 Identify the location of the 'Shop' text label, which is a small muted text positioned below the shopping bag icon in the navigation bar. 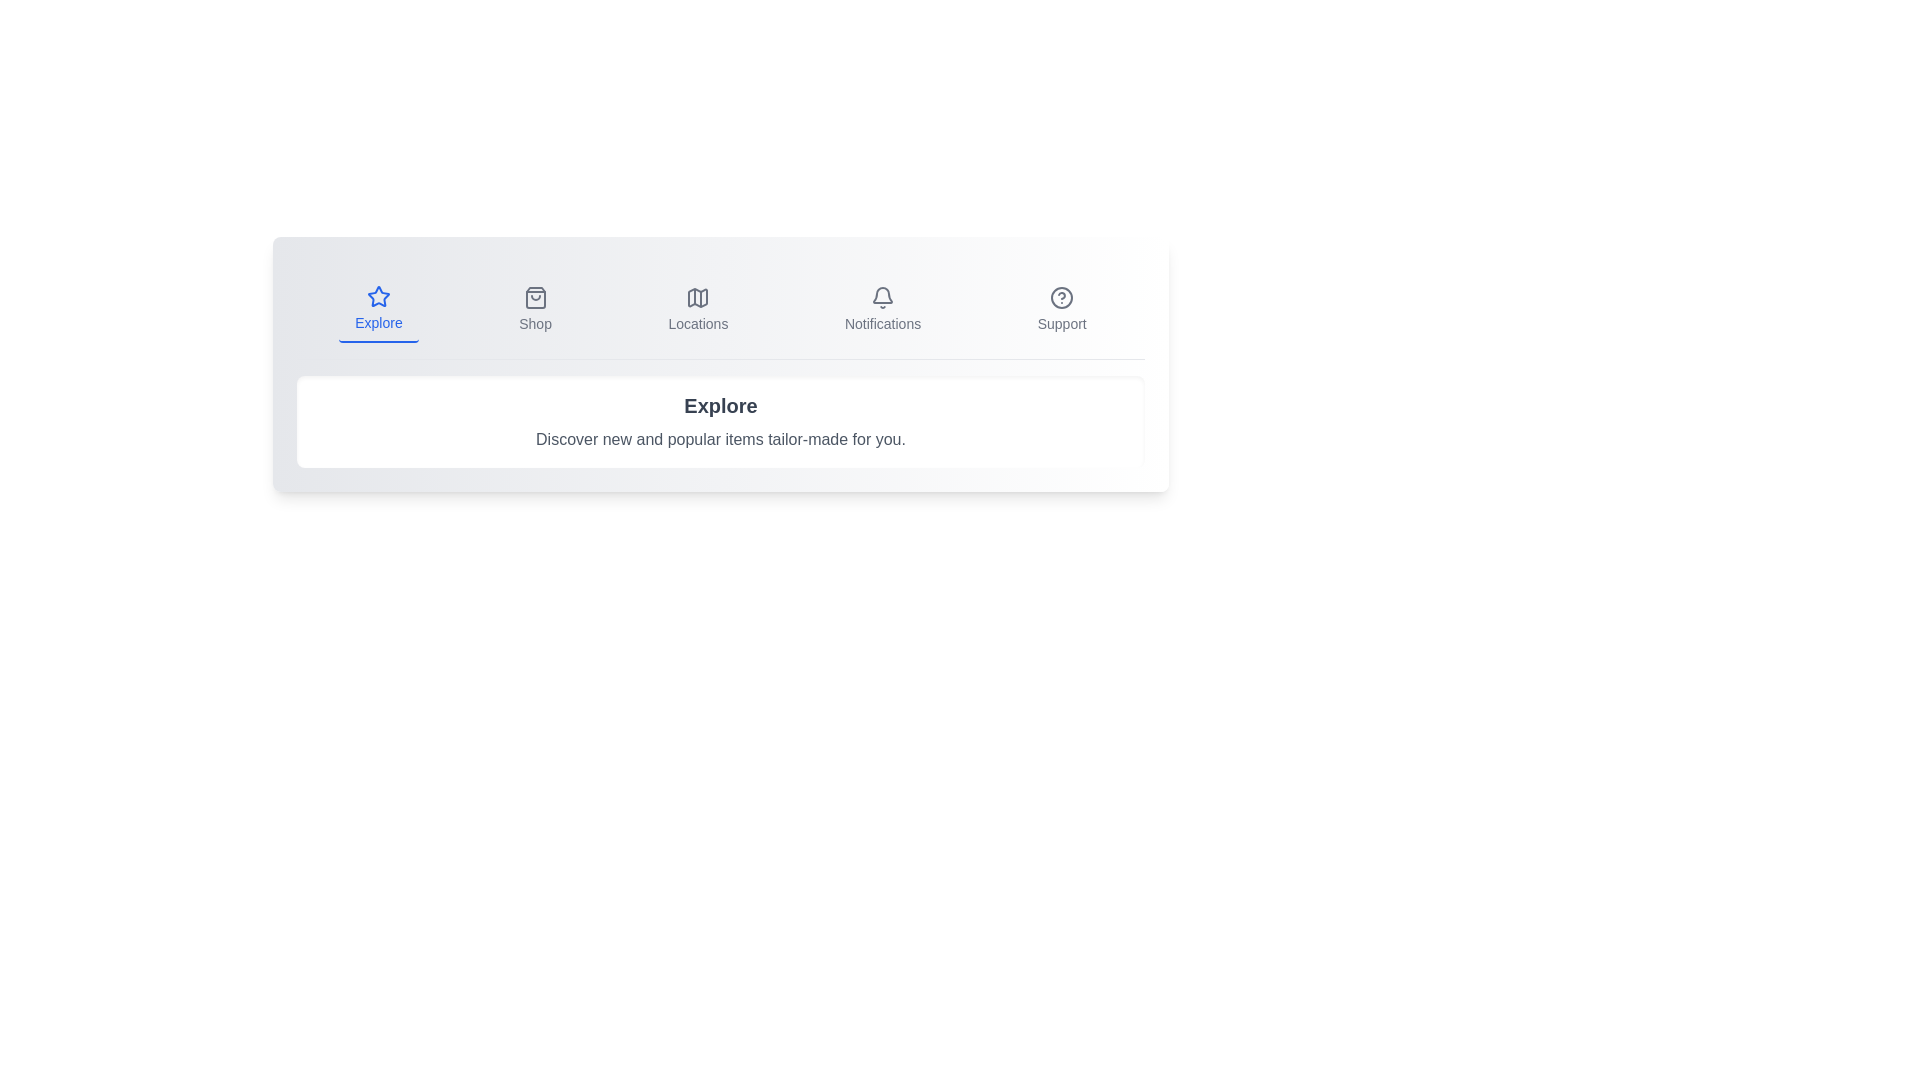
(535, 323).